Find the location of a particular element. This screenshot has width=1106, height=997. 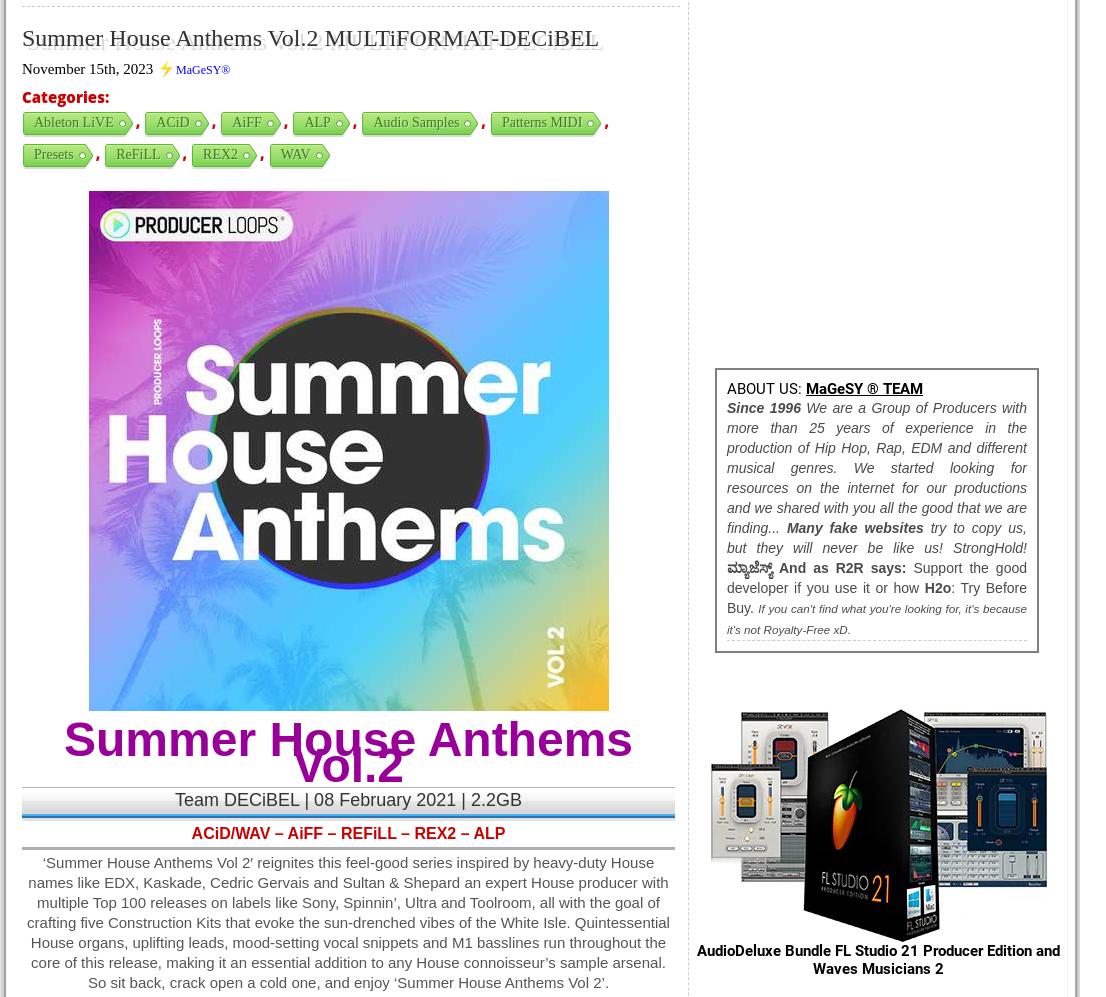

'November 15th, 2023 ⚡' is located at coordinates (98, 67).